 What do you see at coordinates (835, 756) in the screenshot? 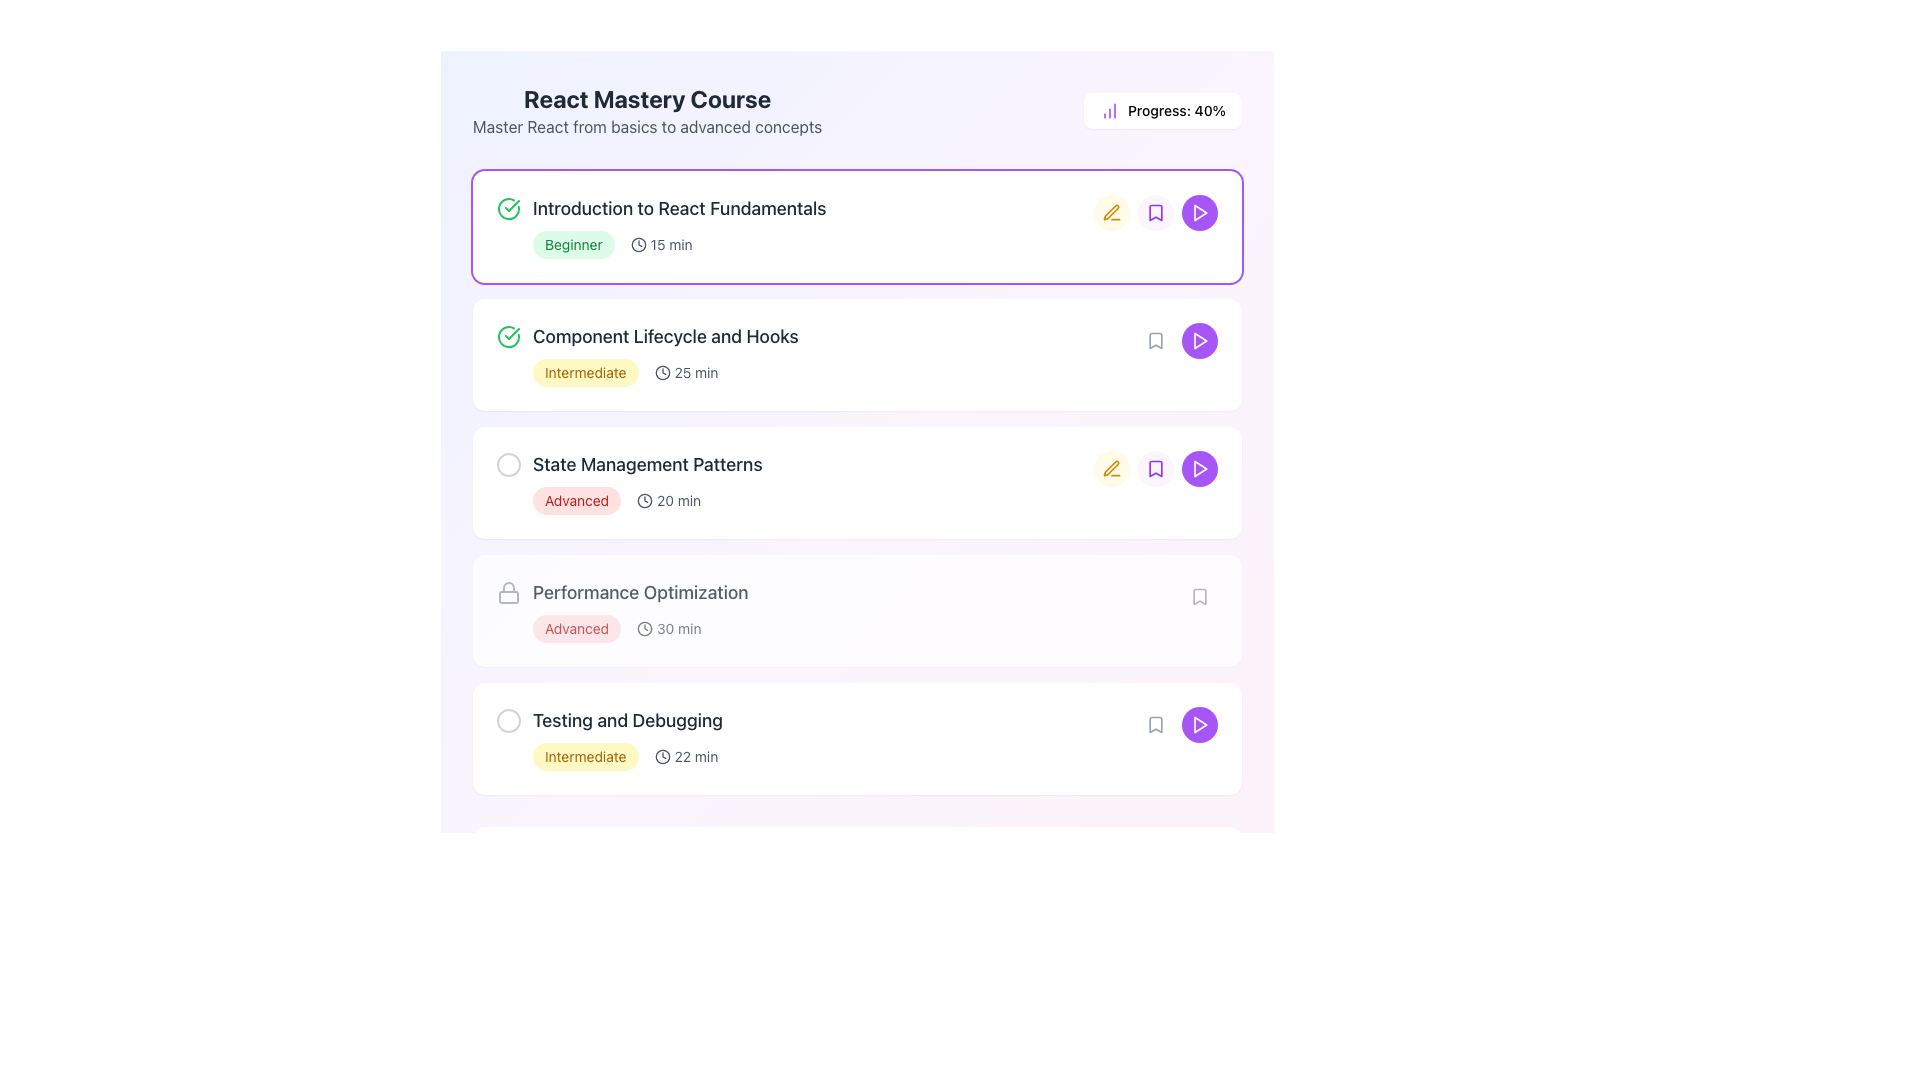
I see `displayed information indicating the difficulty level ('Intermediate') and the estimated time ('22 min') for the 'Testing and Debugging' section, located below the section title` at bounding box center [835, 756].